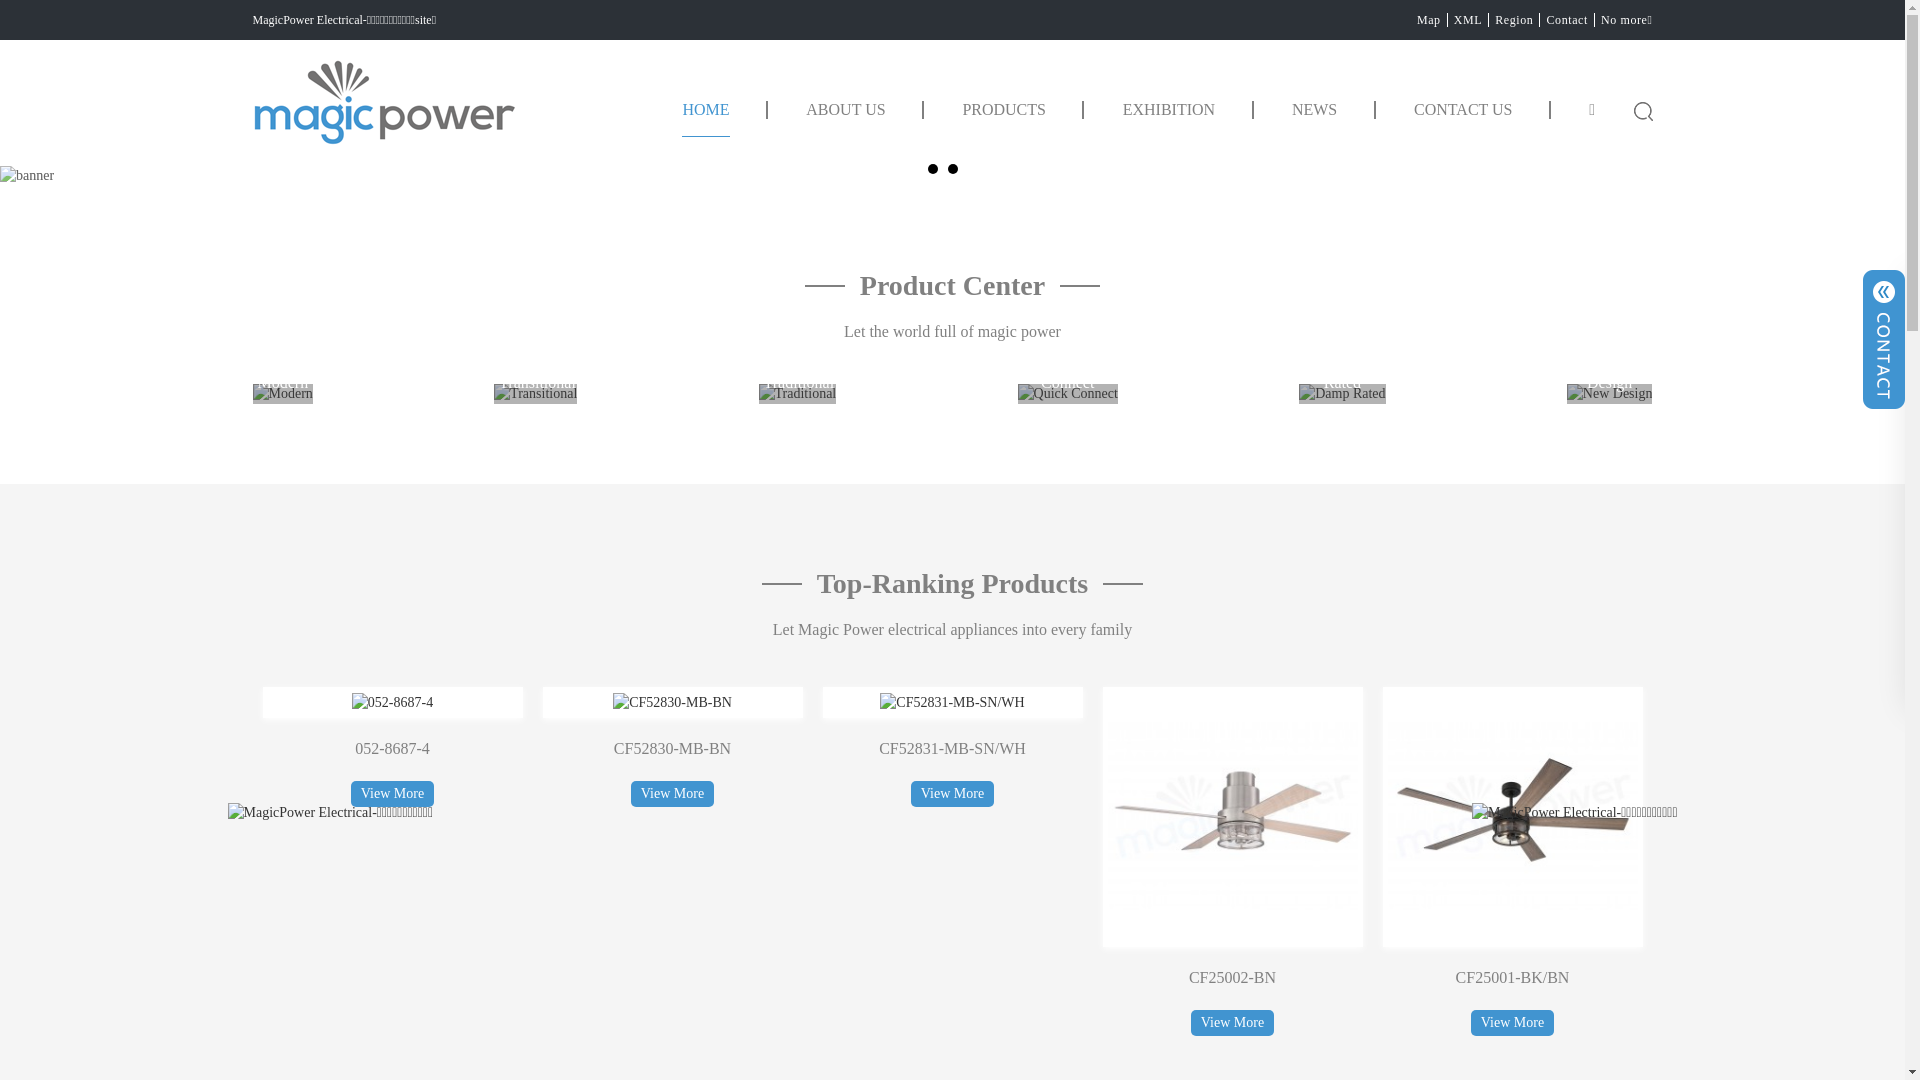  Describe the element at coordinates (1566, 19) in the screenshot. I see `'Contact'` at that location.